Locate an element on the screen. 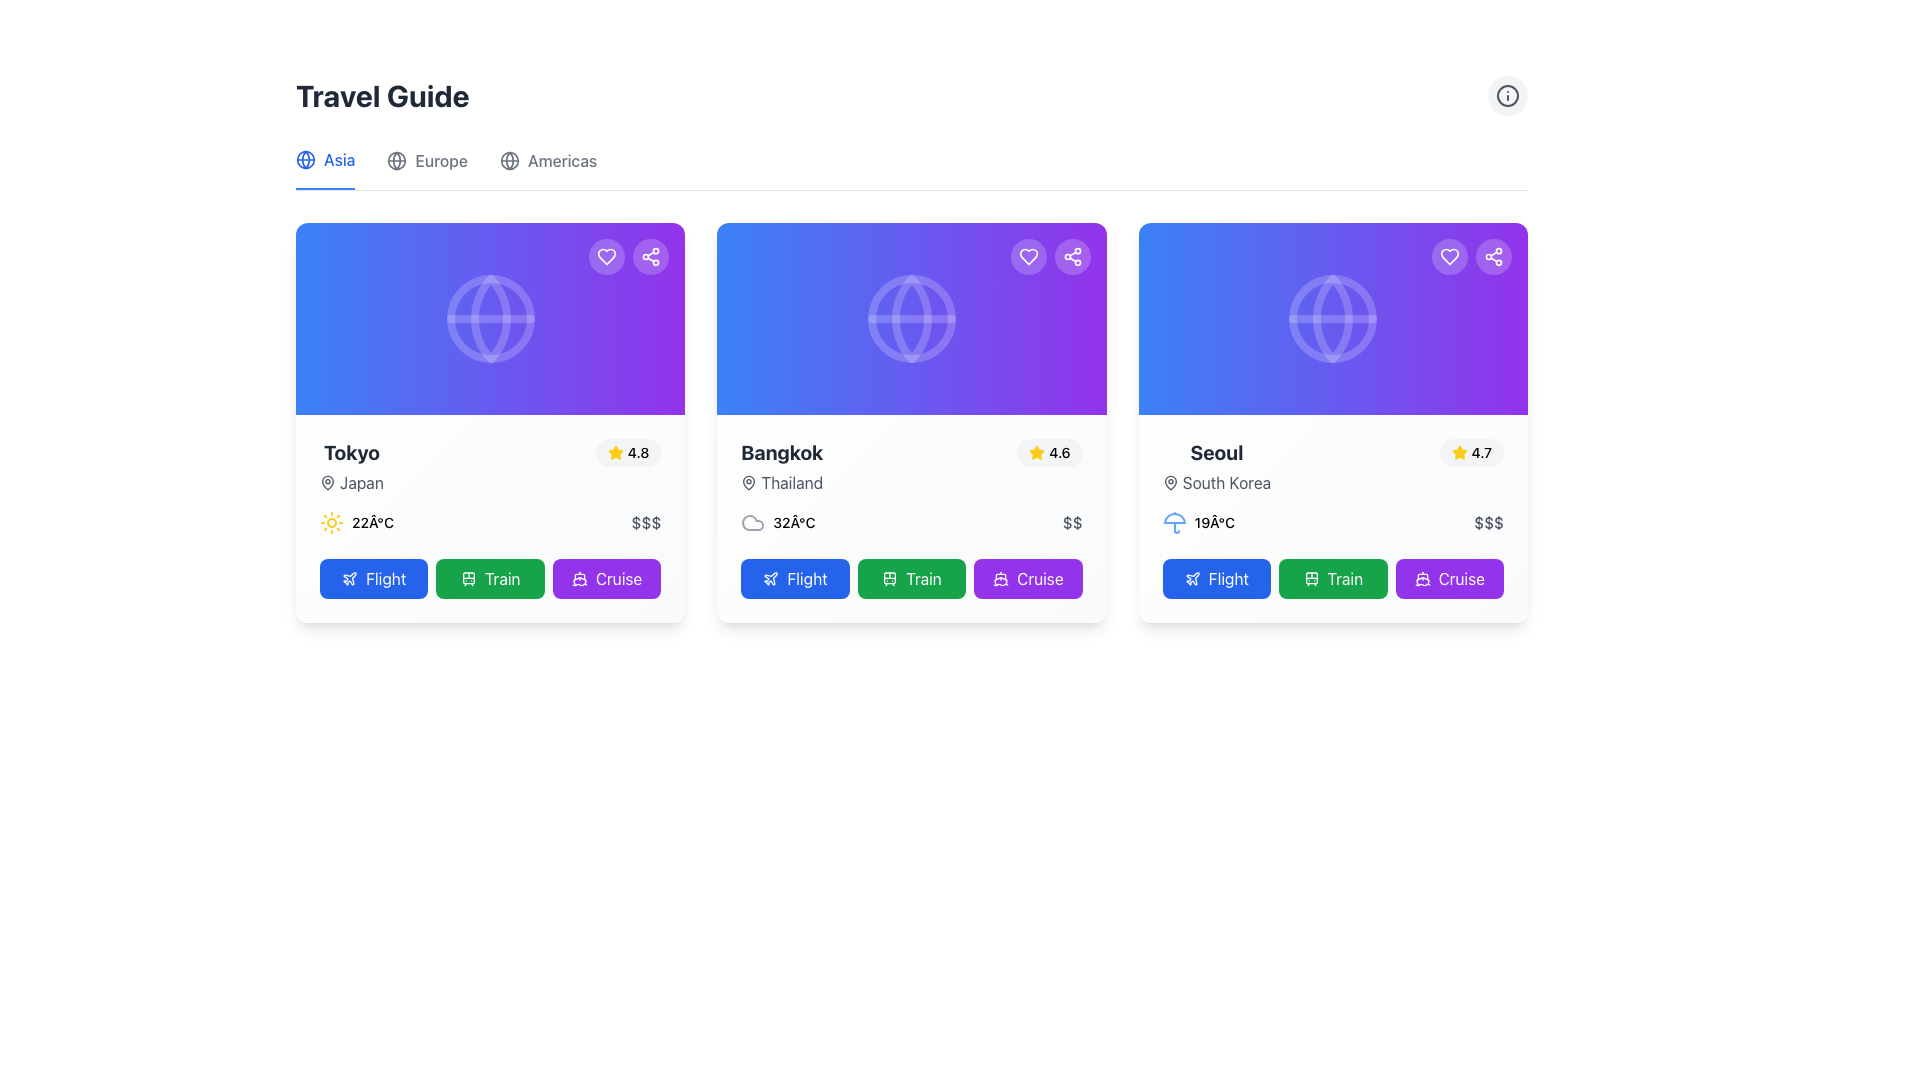  informational label displaying the country name associated with the city 'Seoul', positioned below the main title 'Seoul' and above the temperature indicator is located at coordinates (1215, 482).